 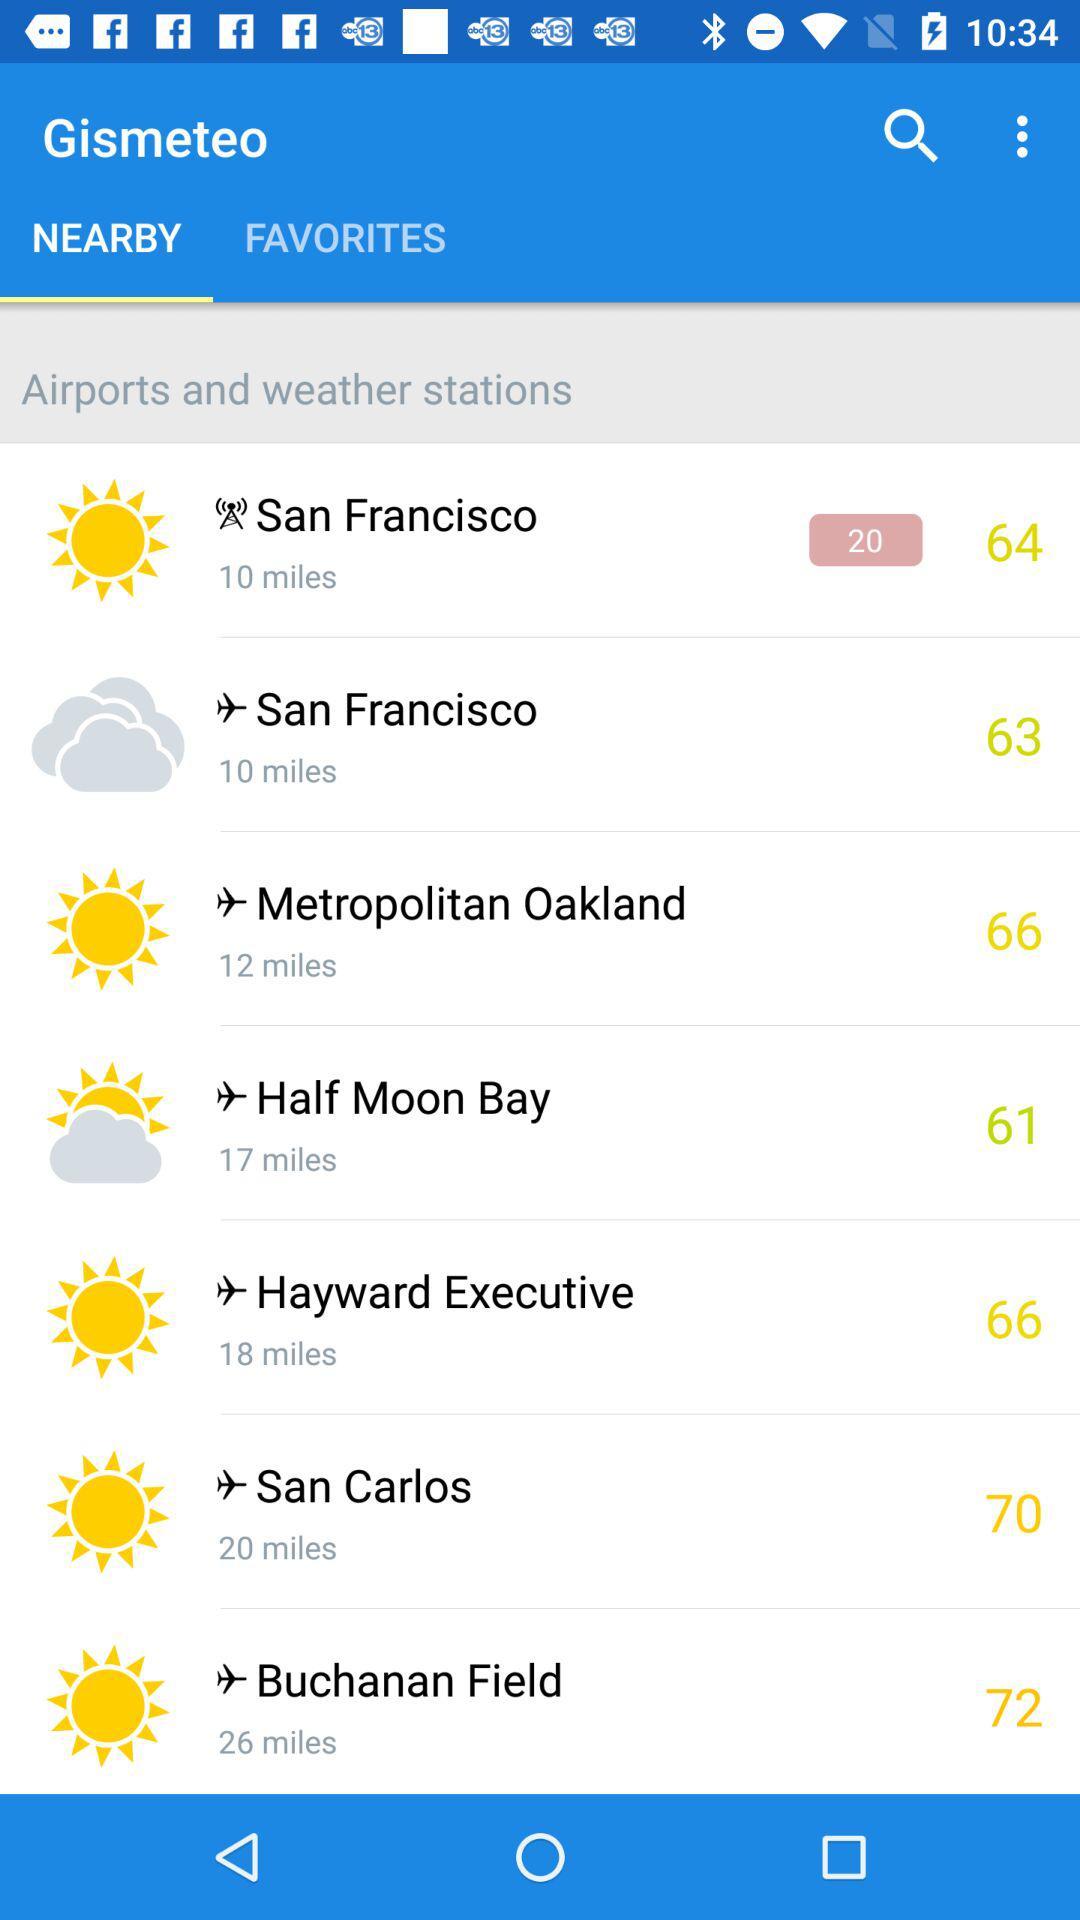 What do you see at coordinates (568, 906) in the screenshot?
I see `the metropolitan oakland` at bounding box center [568, 906].